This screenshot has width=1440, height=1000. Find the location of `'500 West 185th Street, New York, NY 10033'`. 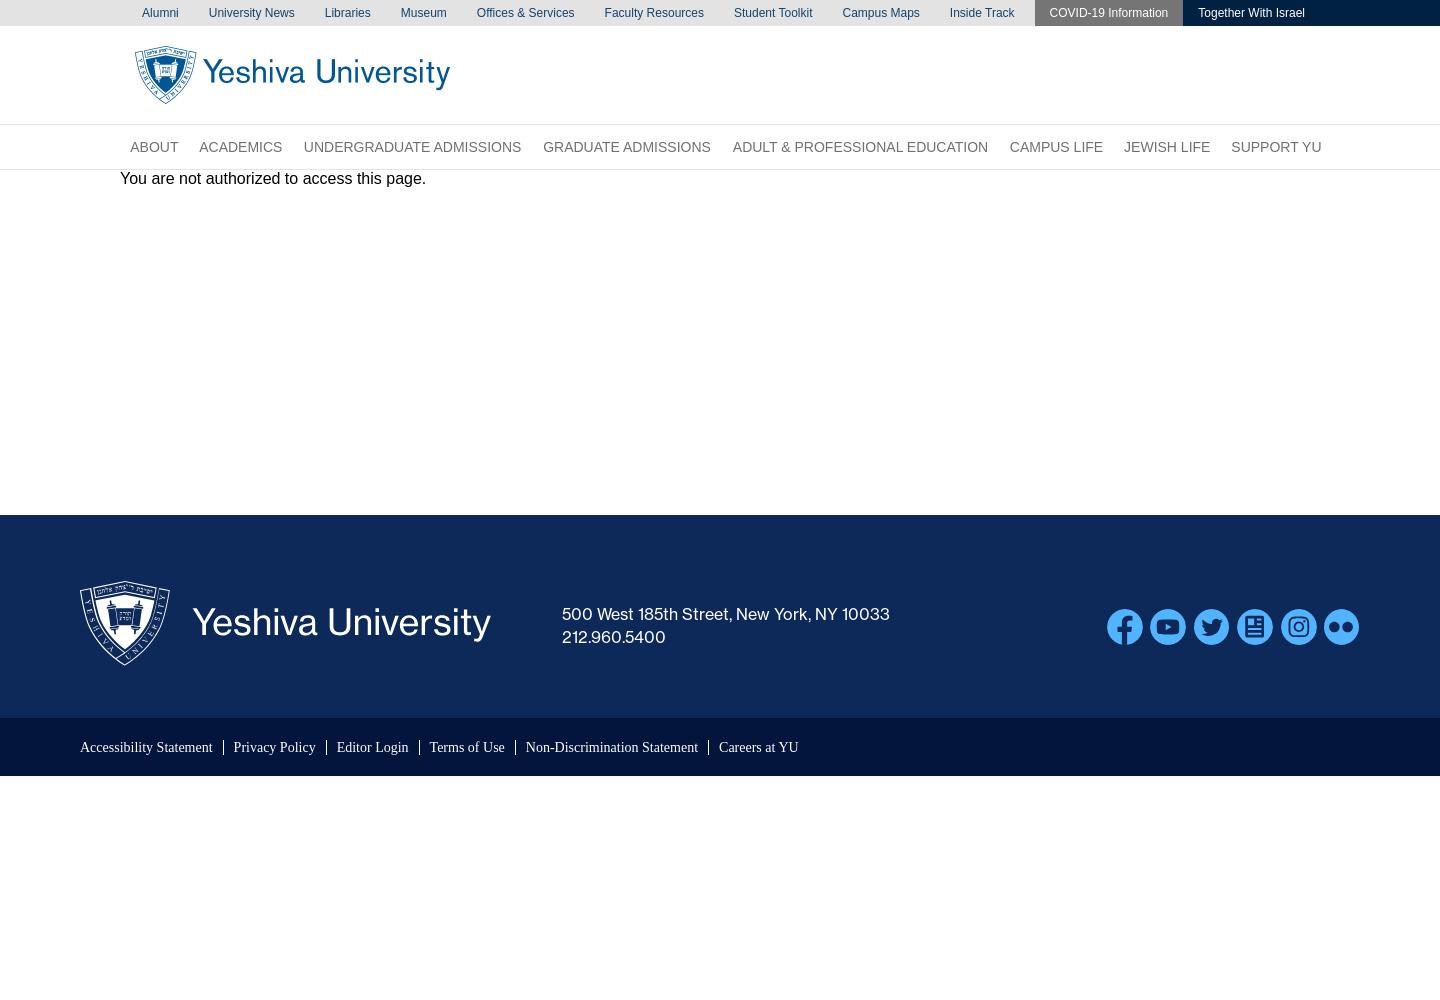

'500 West 185th Street, New York, NY 10033' is located at coordinates (725, 613).